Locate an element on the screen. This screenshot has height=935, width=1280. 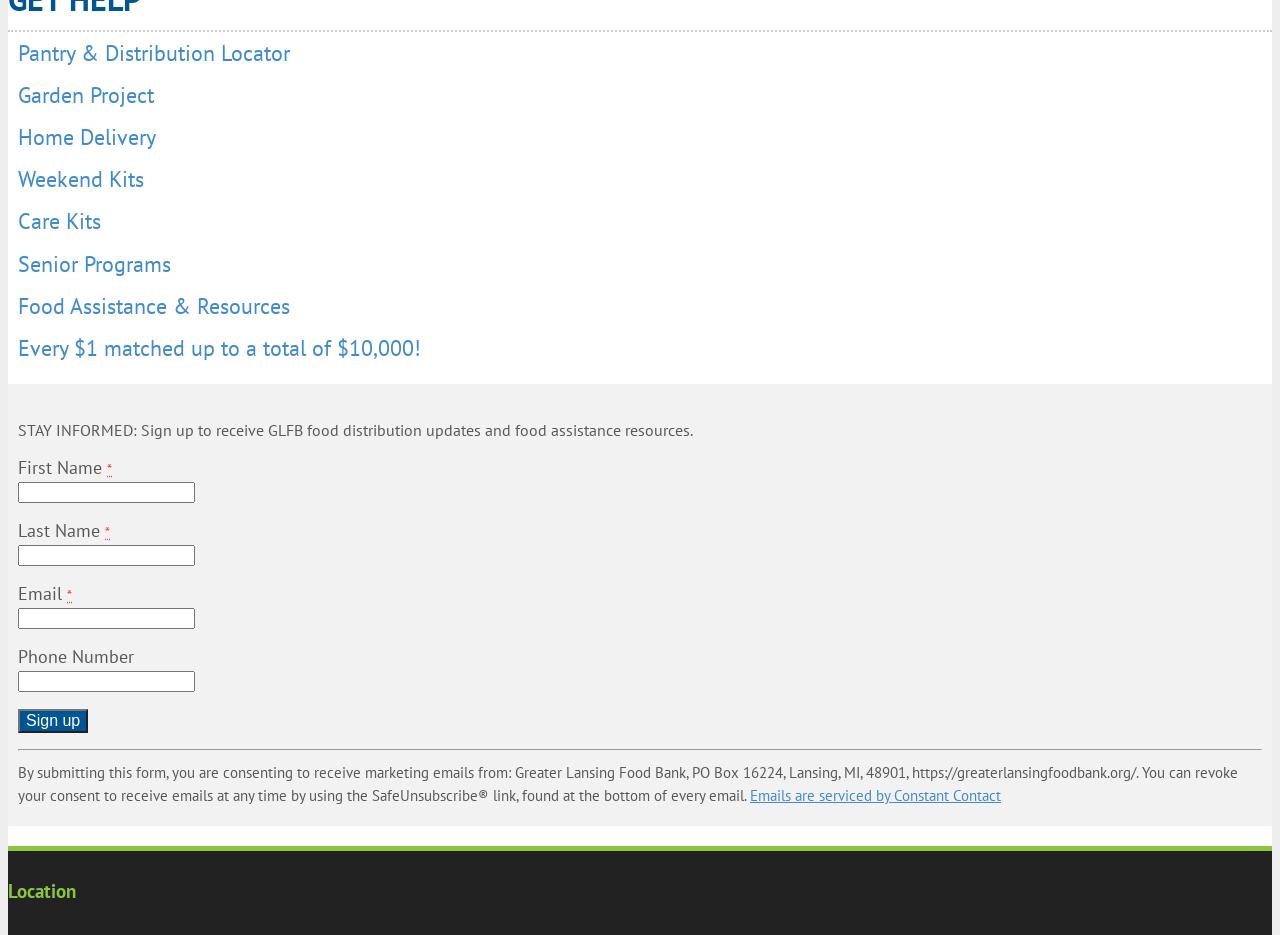
'Food Assistance & Resources' is located at coordinates (152, 304).